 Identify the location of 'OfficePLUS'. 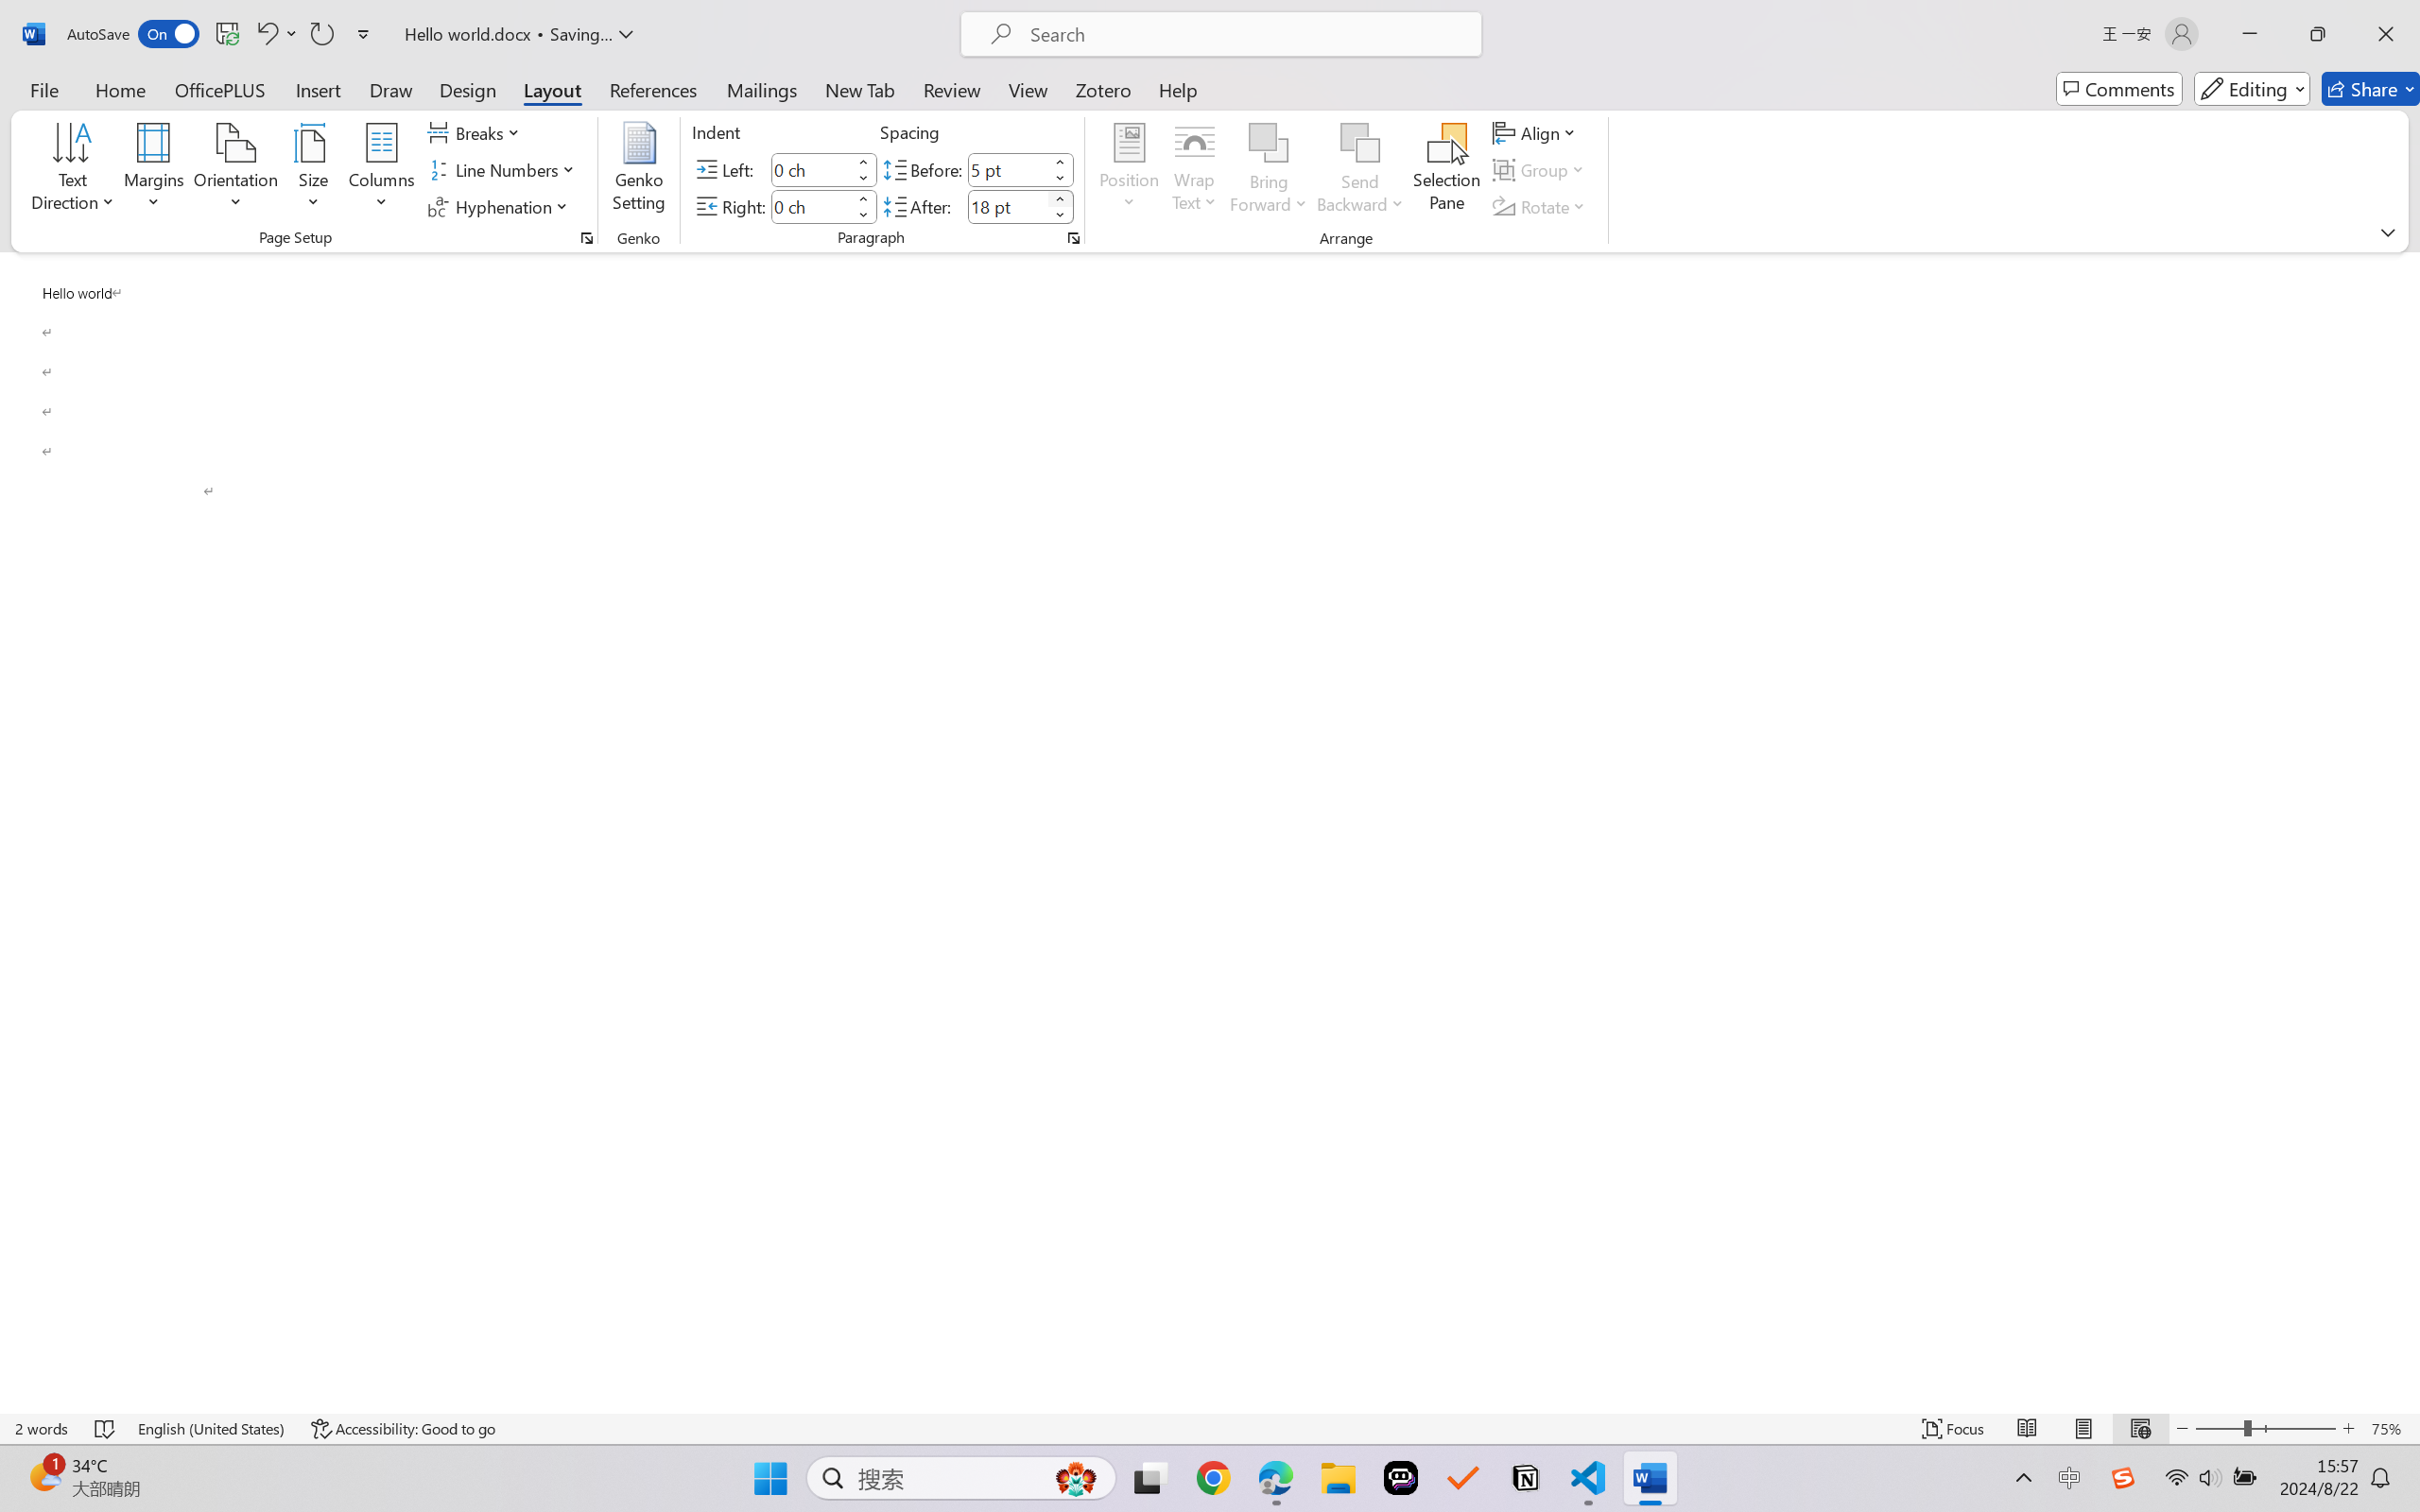
(218, 88).